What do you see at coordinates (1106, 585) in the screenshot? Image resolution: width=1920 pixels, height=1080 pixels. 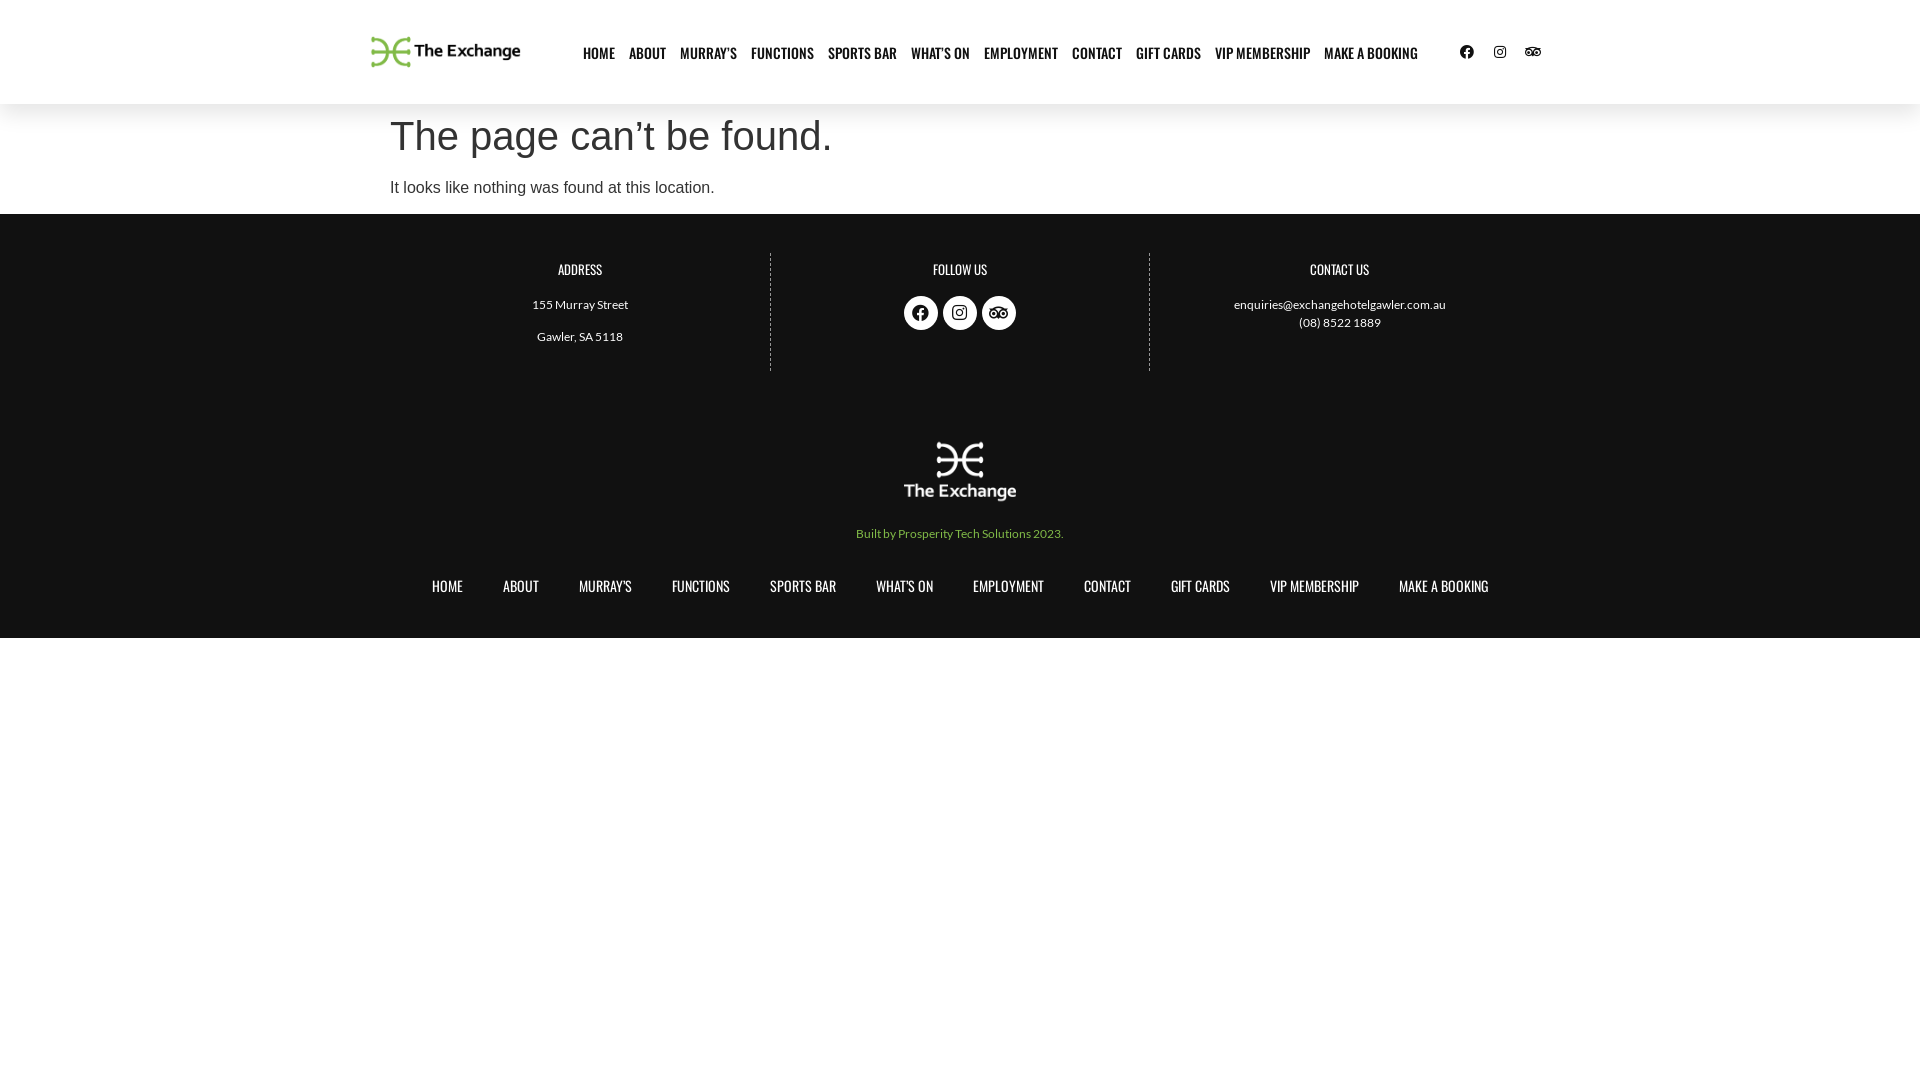 I see `'CONTACT'` at bounding box center [1106, 585].